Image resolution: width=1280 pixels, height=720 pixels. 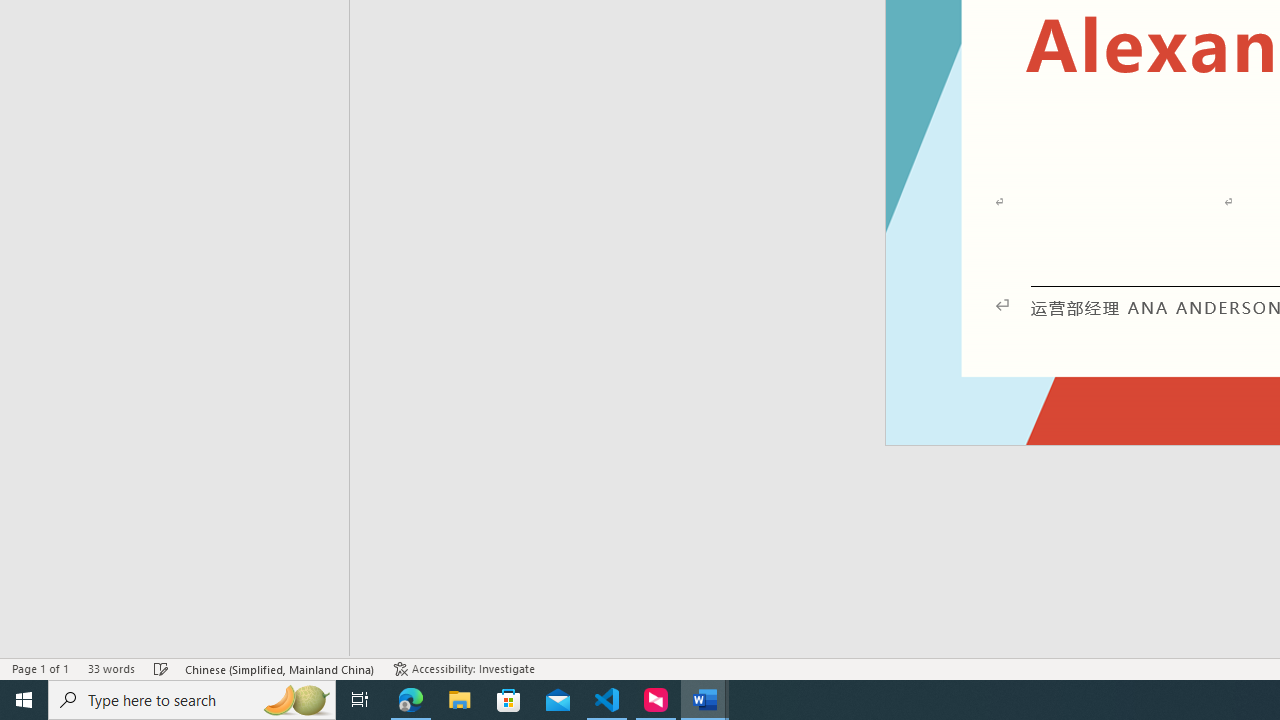 What do you see at coordinates (40, 669) in the screenshot?
I see `'Page Number Page 1 of 1'` at bounding box center [40, 669].